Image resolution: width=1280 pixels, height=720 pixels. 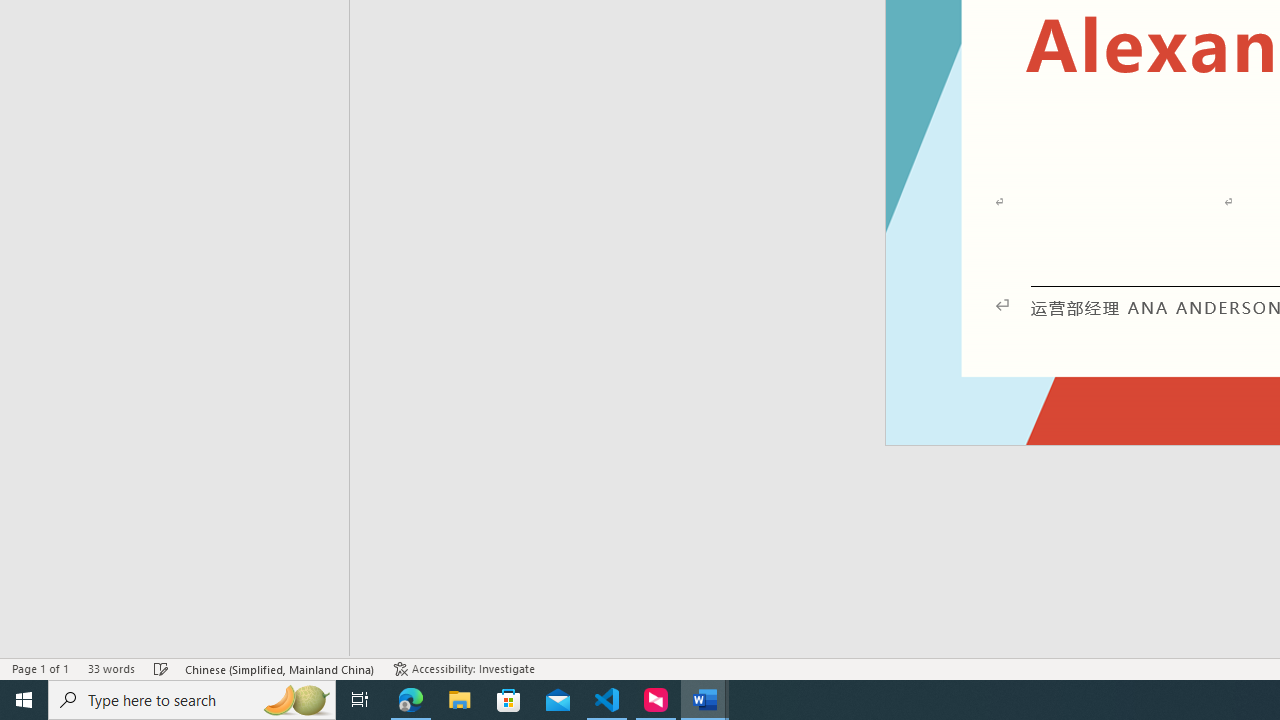 What do you see at coordinates (40, 669) in the screenshot?
I see `'Page Number Page 1 of 1'` at bounding box center [40, 669].